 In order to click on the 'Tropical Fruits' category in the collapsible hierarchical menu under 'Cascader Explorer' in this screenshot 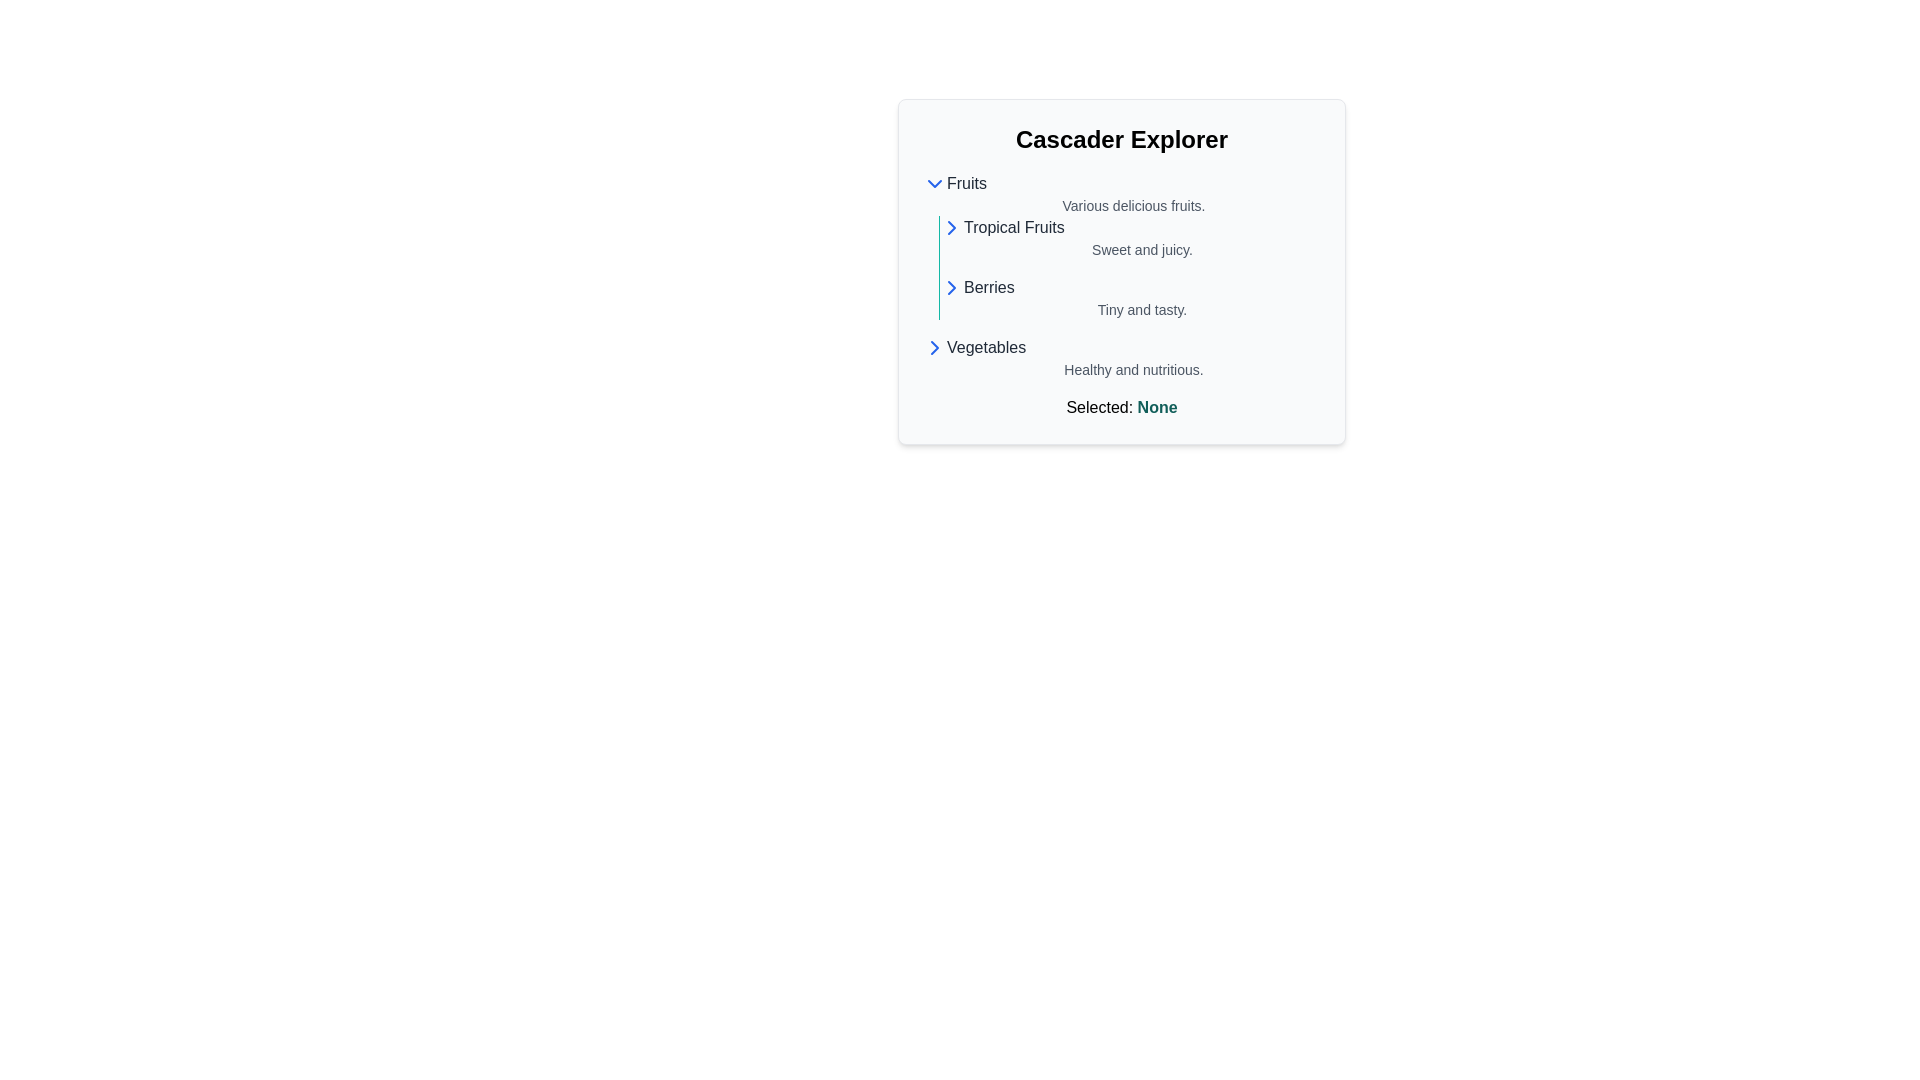, I will do `click(1122, 276)`.